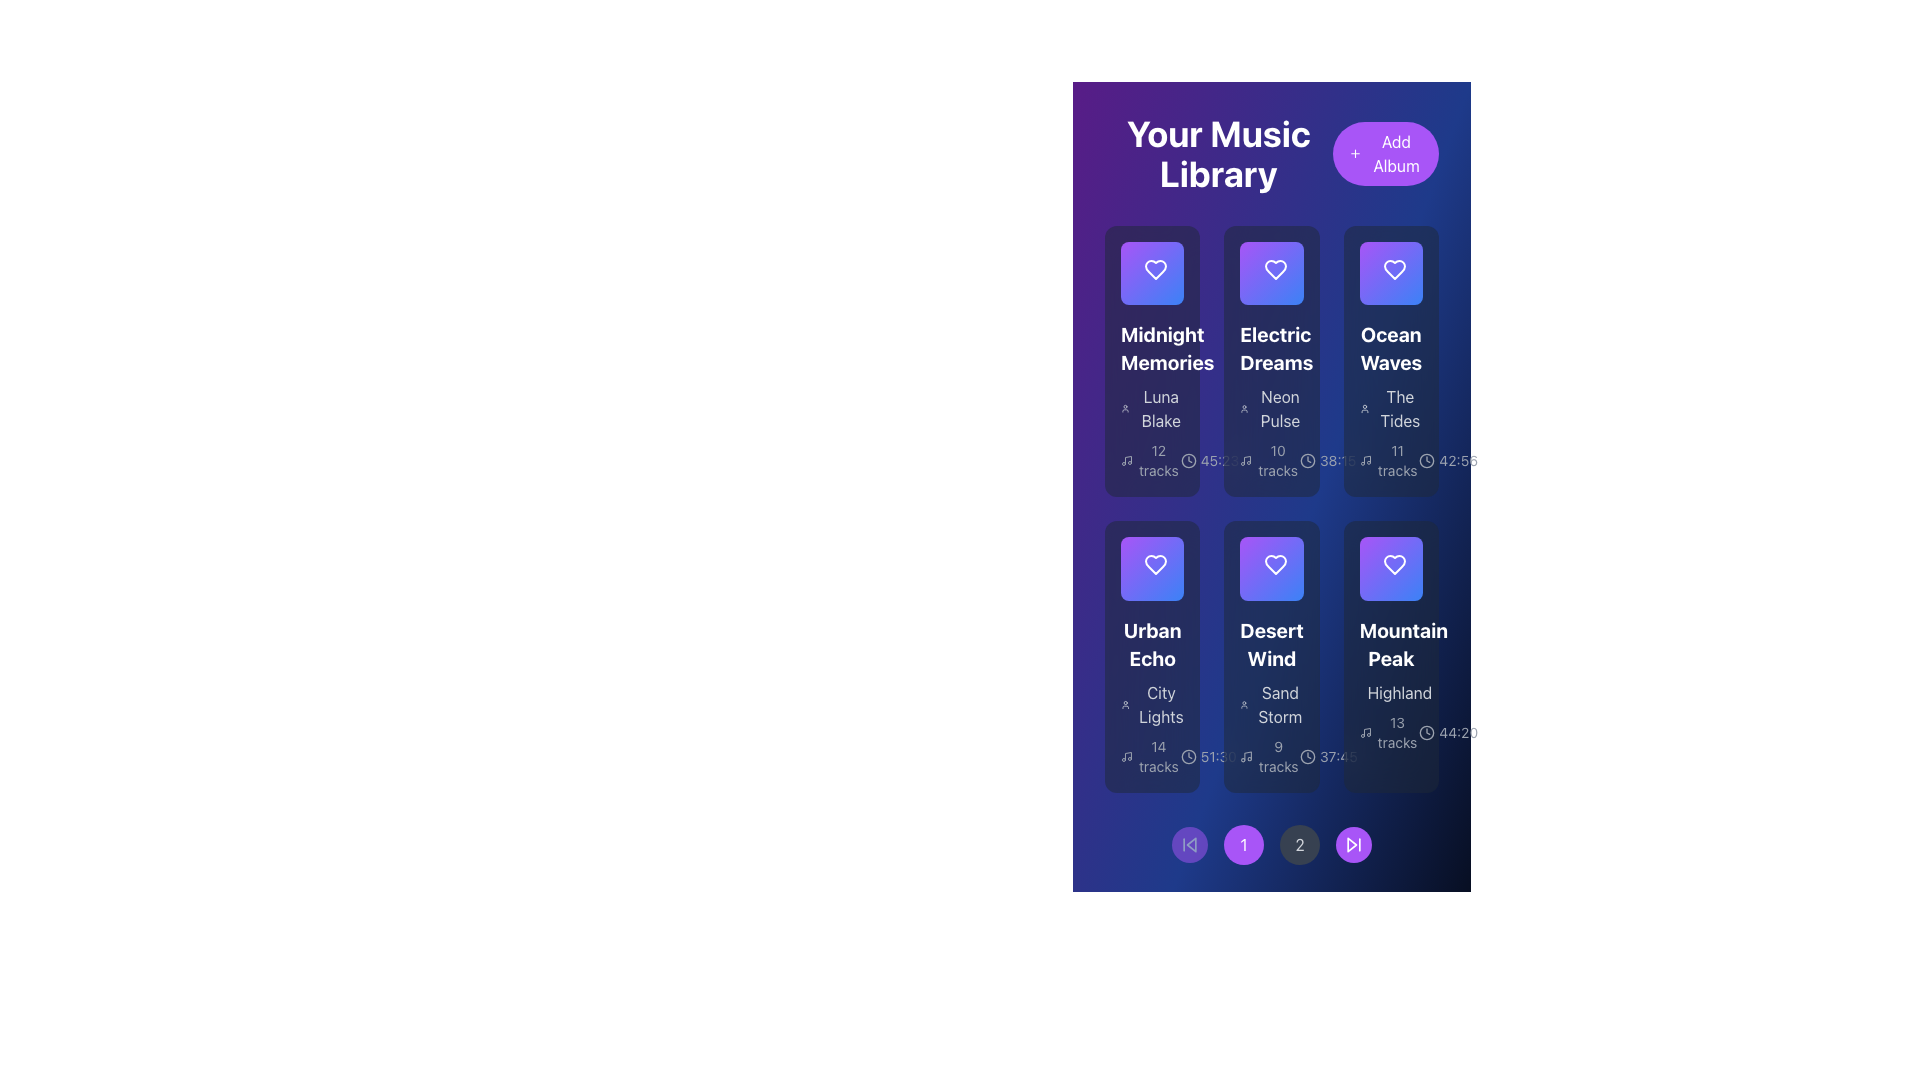  What do you see at coordinates (1125, 408) in the screenshot?
I see `the user profile icon located to the left of the text 'Luna Blake', which serves as a visual indicator for user-related content` at bounding box center [1125, 408].